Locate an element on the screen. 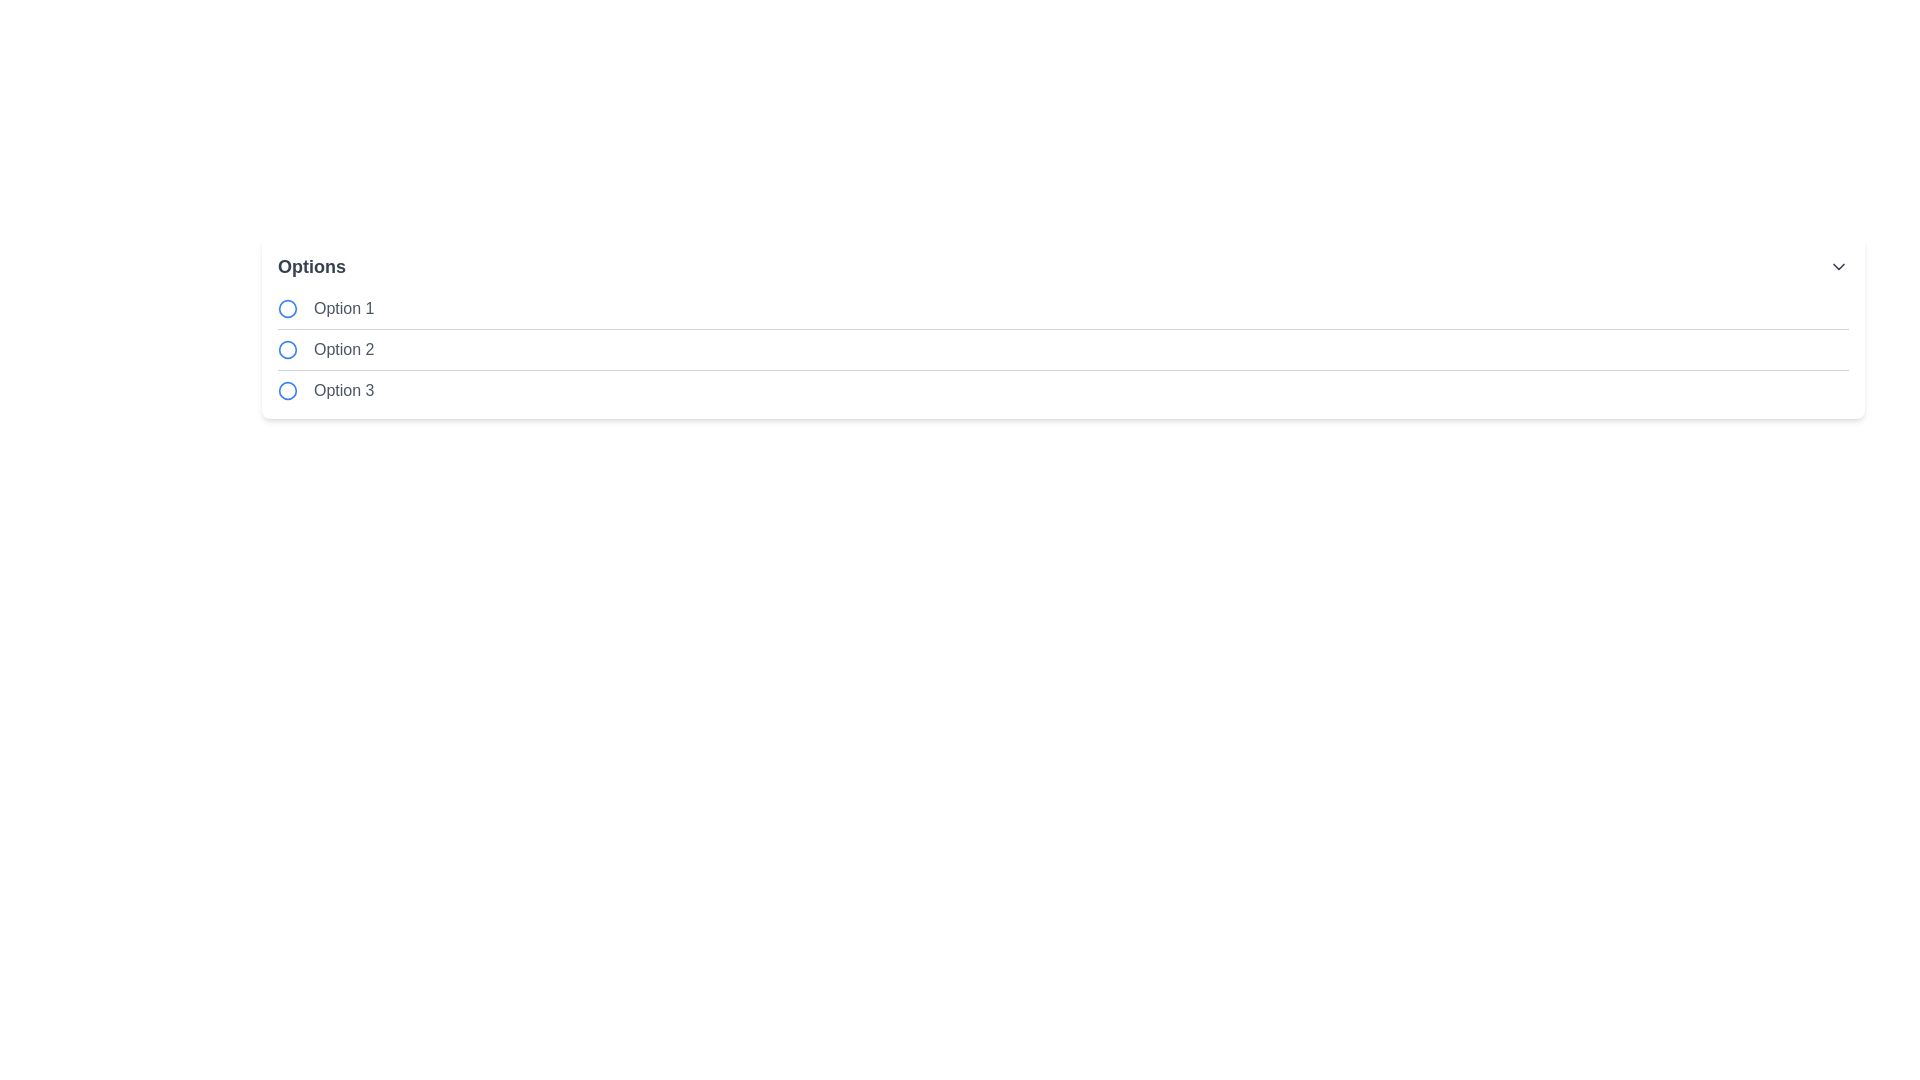 The width and height of the screenshot is (1920, 1080). the third radio button in the vertical list is located at coordinates (287, 390).